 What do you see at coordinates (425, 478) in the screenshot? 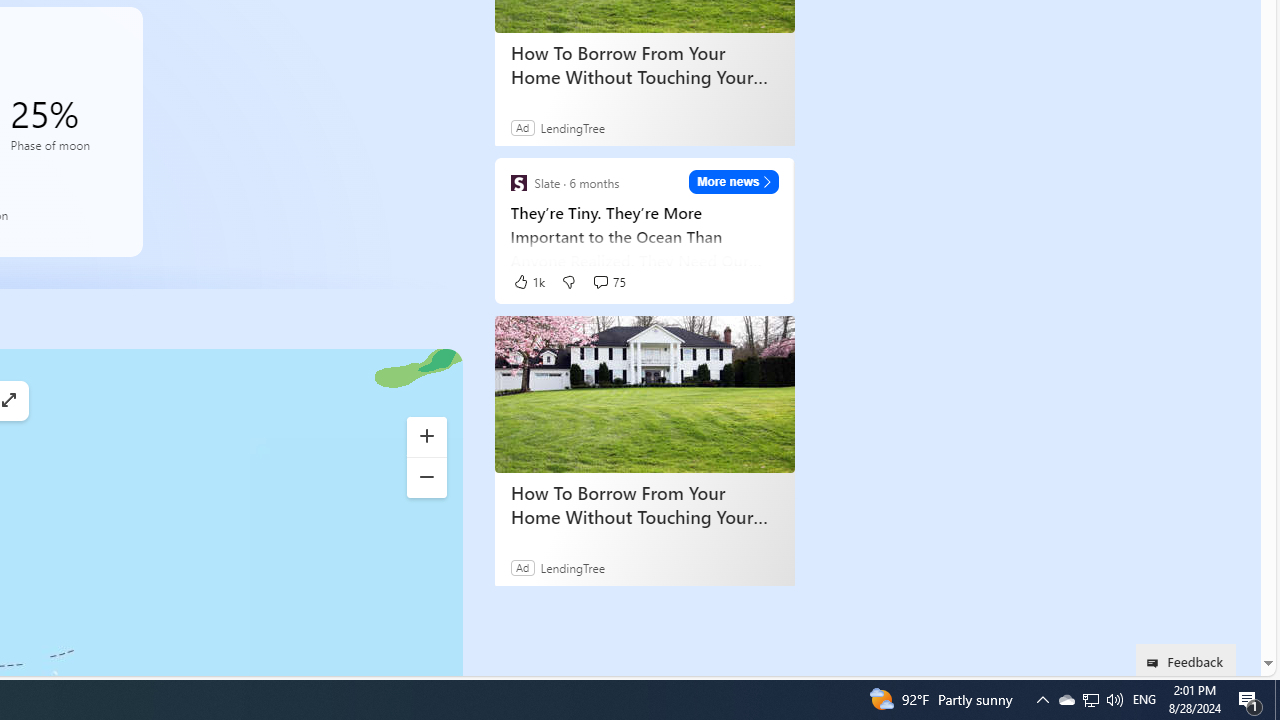
I see `'Zoom out'` at bounding box center [425, 478].